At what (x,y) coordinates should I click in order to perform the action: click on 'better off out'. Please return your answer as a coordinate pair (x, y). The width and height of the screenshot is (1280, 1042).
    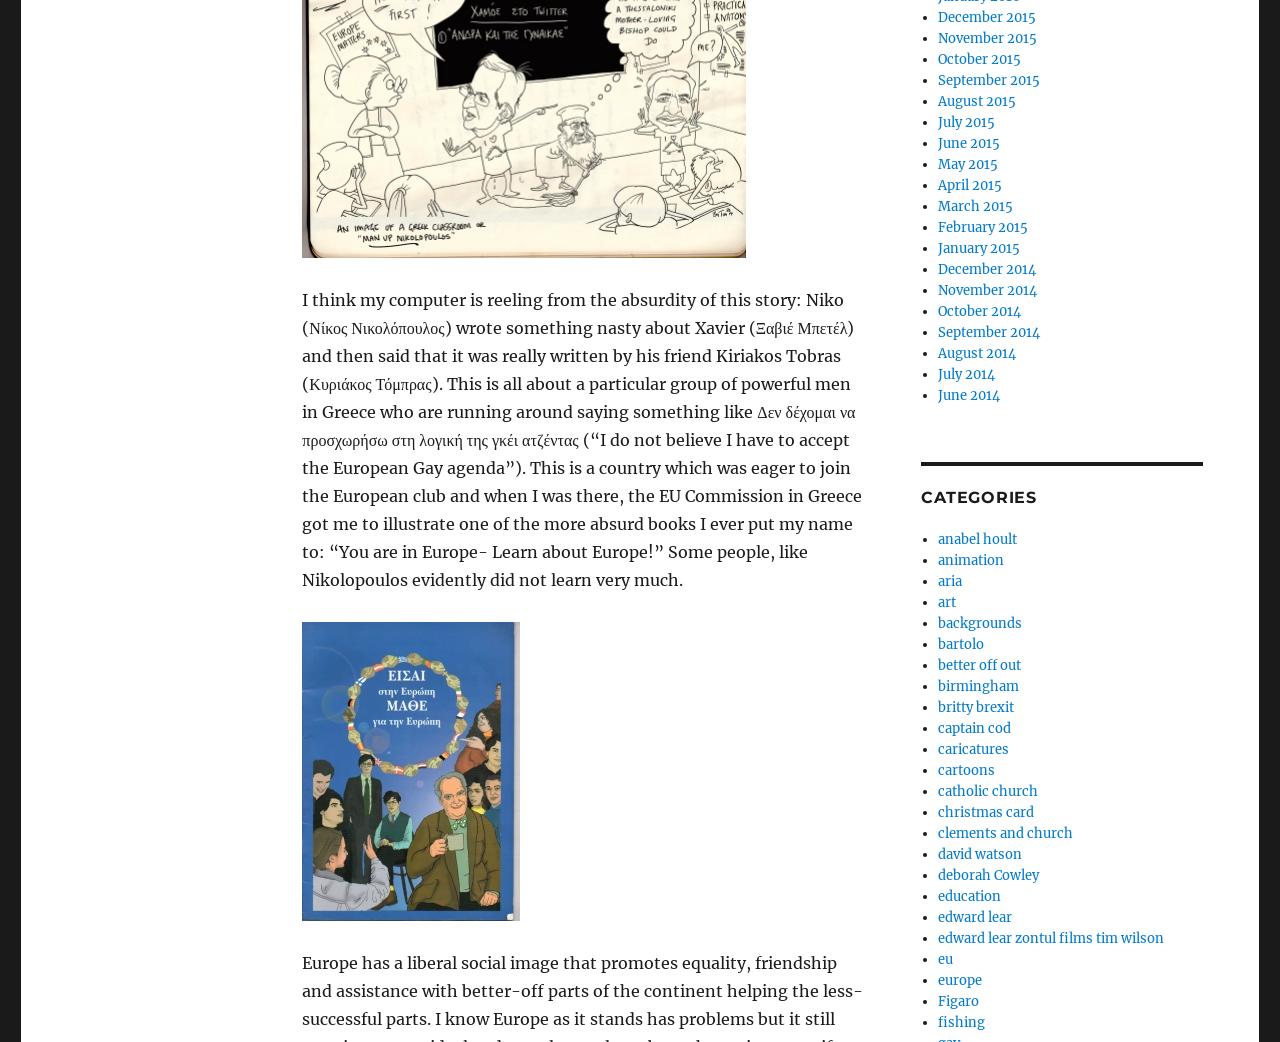
    Looking at the image, I should click on (978, 665).